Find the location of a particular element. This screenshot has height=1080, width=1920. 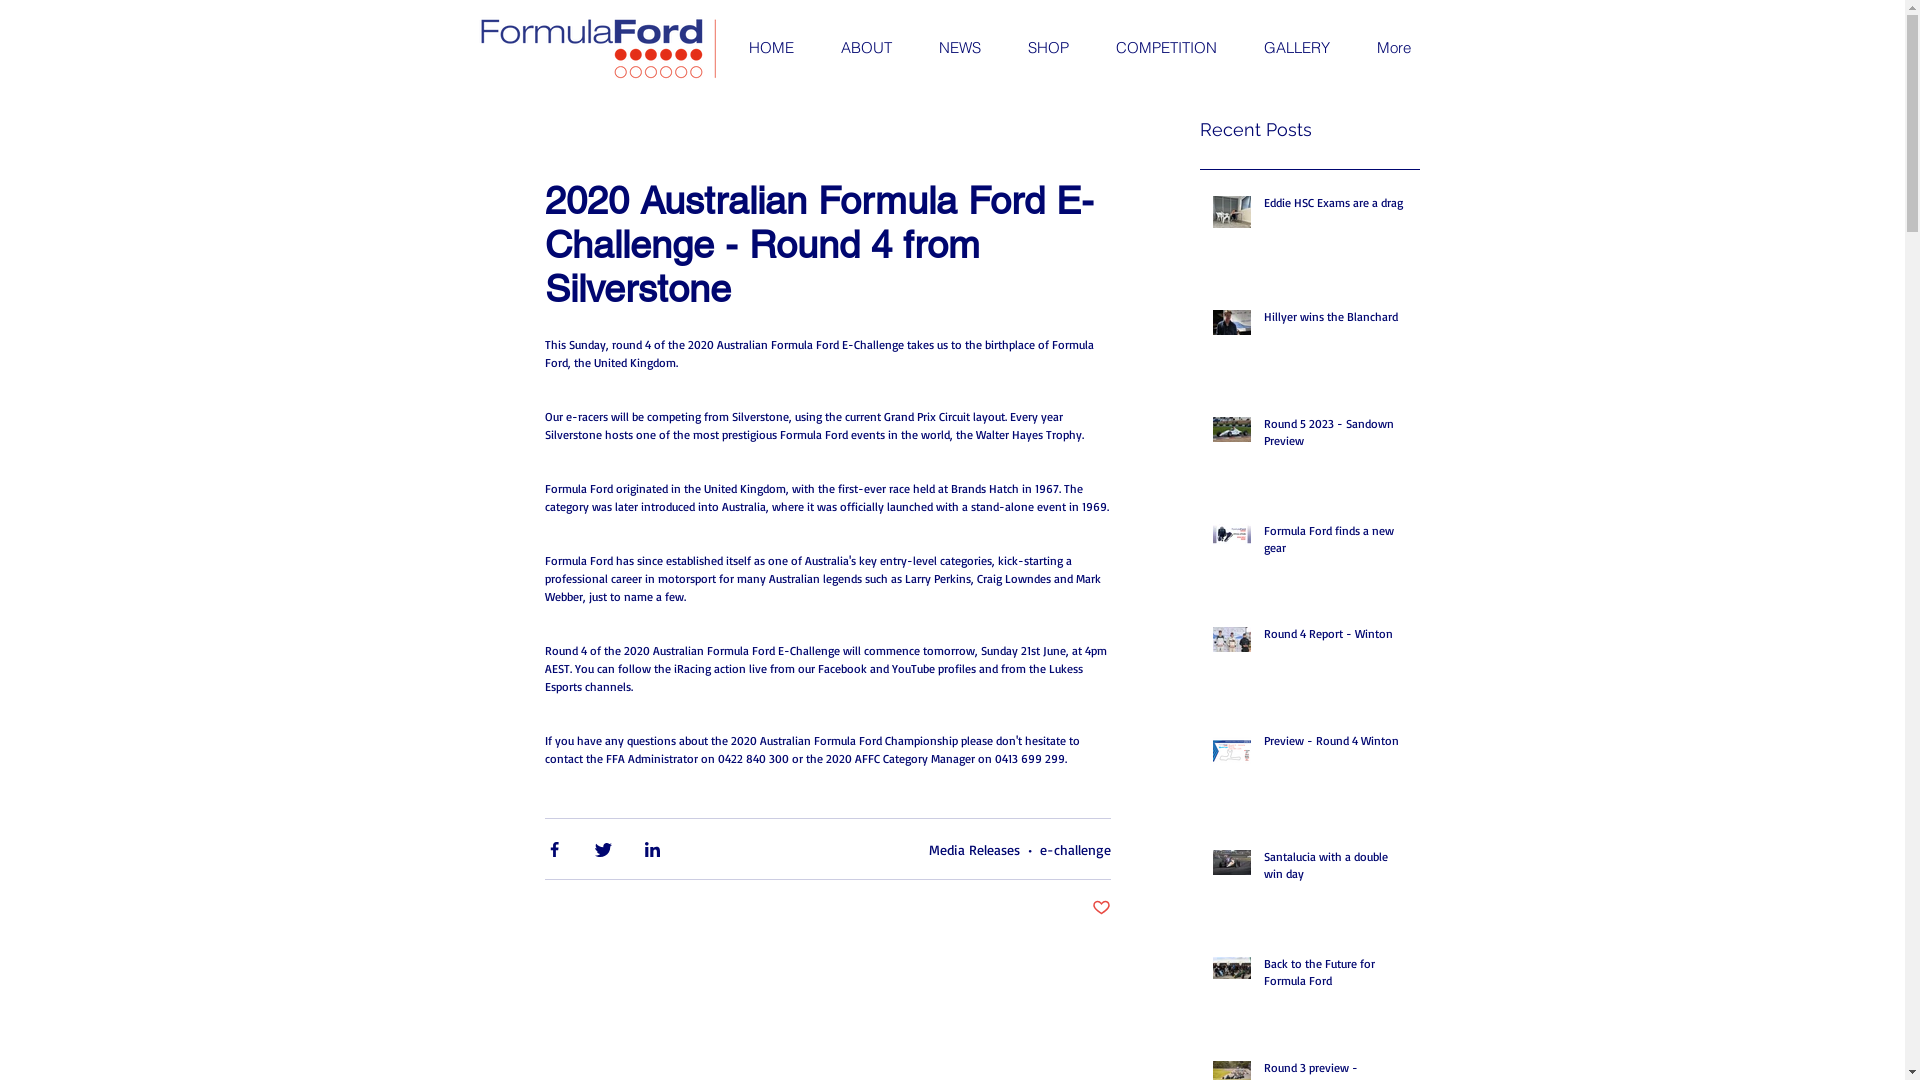

'Media Releases' is located at coordinates (973, 848).